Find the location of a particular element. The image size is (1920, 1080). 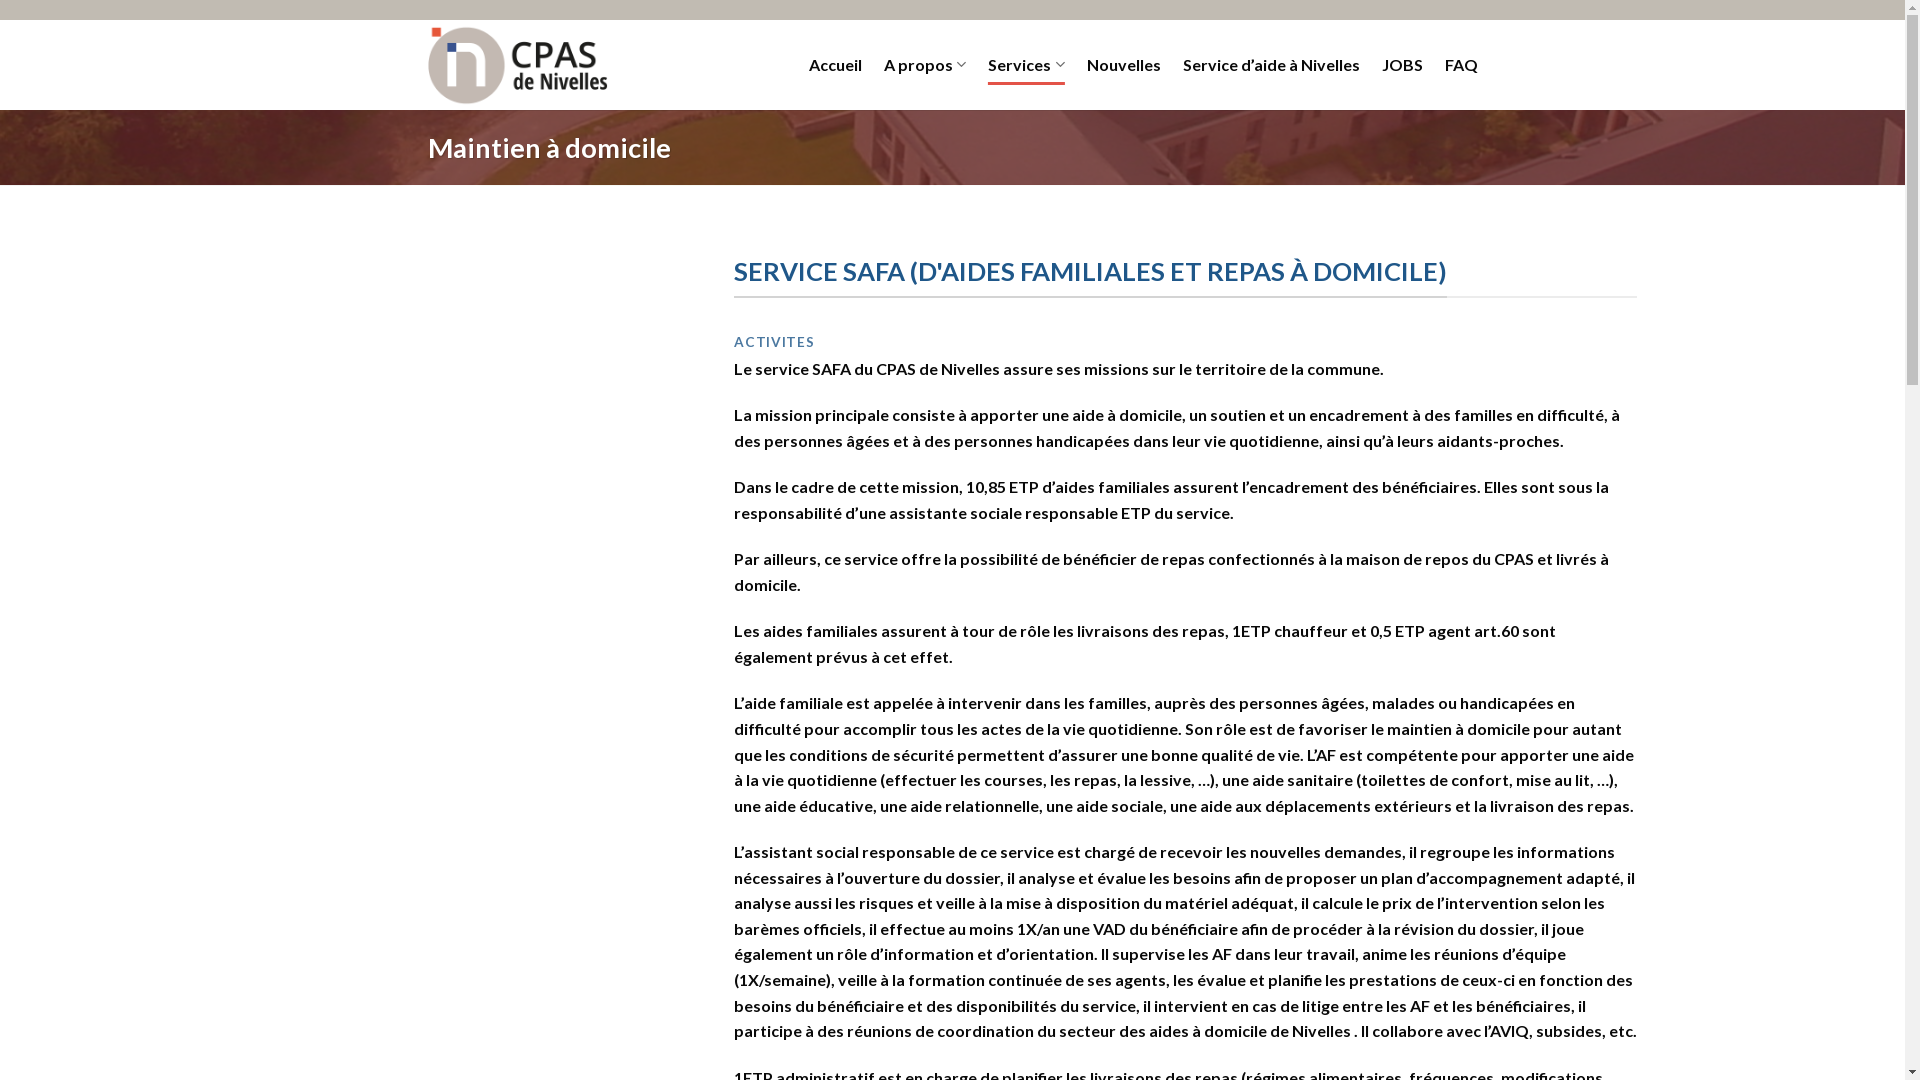

'JOBS' is located at coordinates (1401, 64).